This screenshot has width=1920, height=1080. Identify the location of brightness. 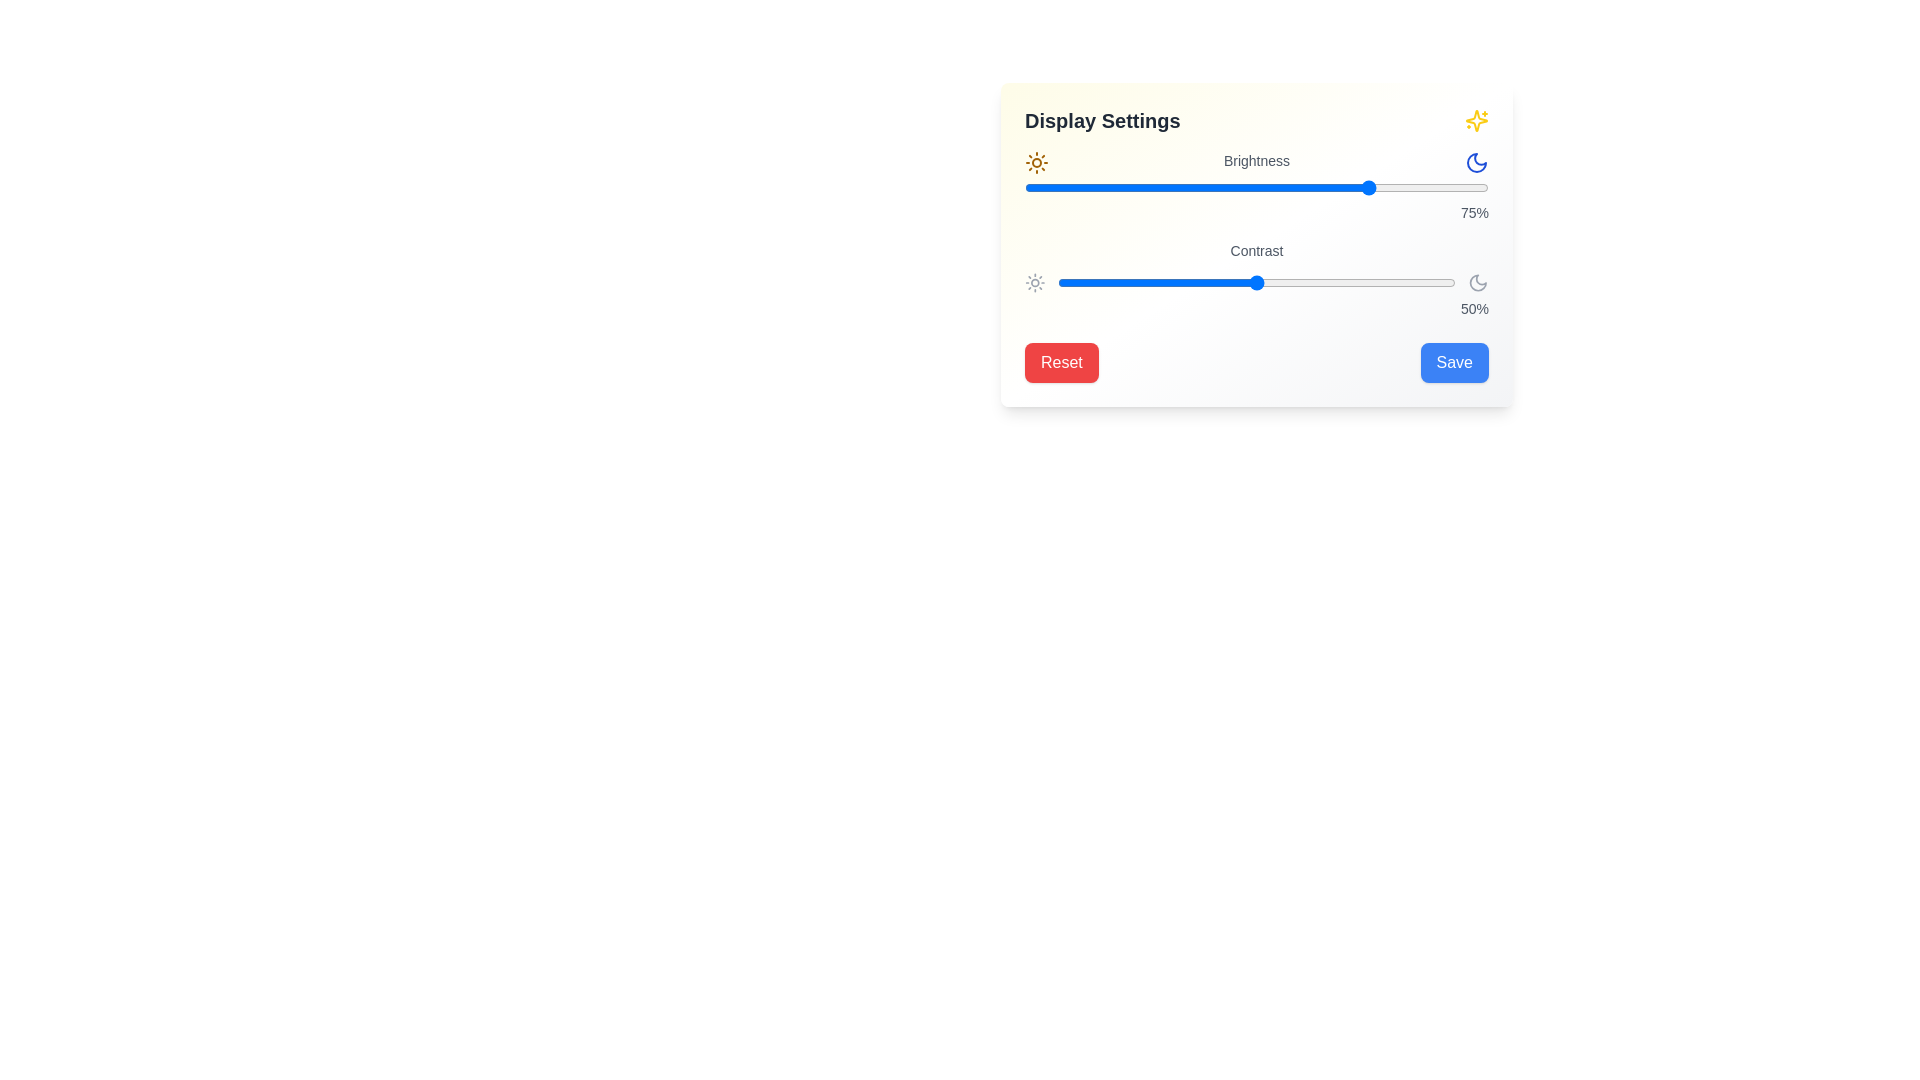
(1131, 188).